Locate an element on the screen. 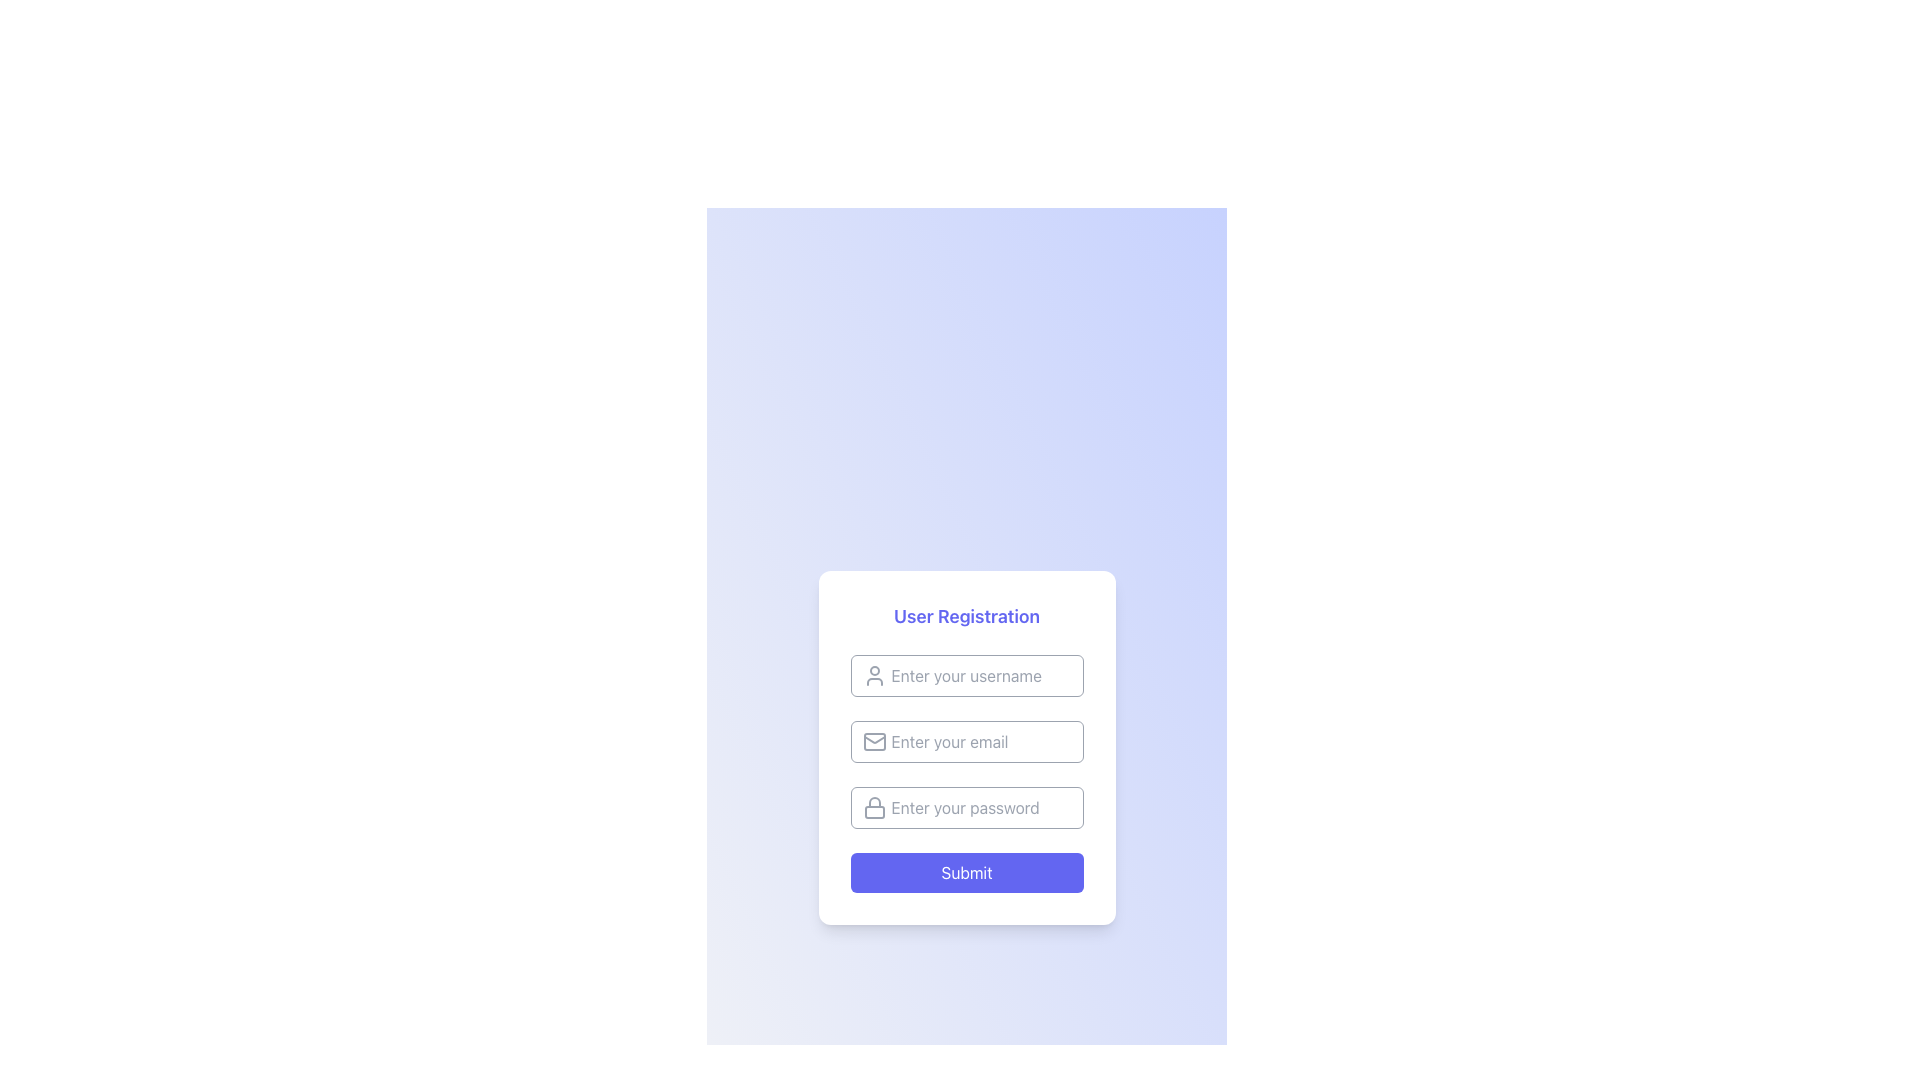  the mail icon, which is a minimalistic grey envelope shape located to the left of the 'Enter your email' input field in the user registration form is located at coordinates (874, 741).